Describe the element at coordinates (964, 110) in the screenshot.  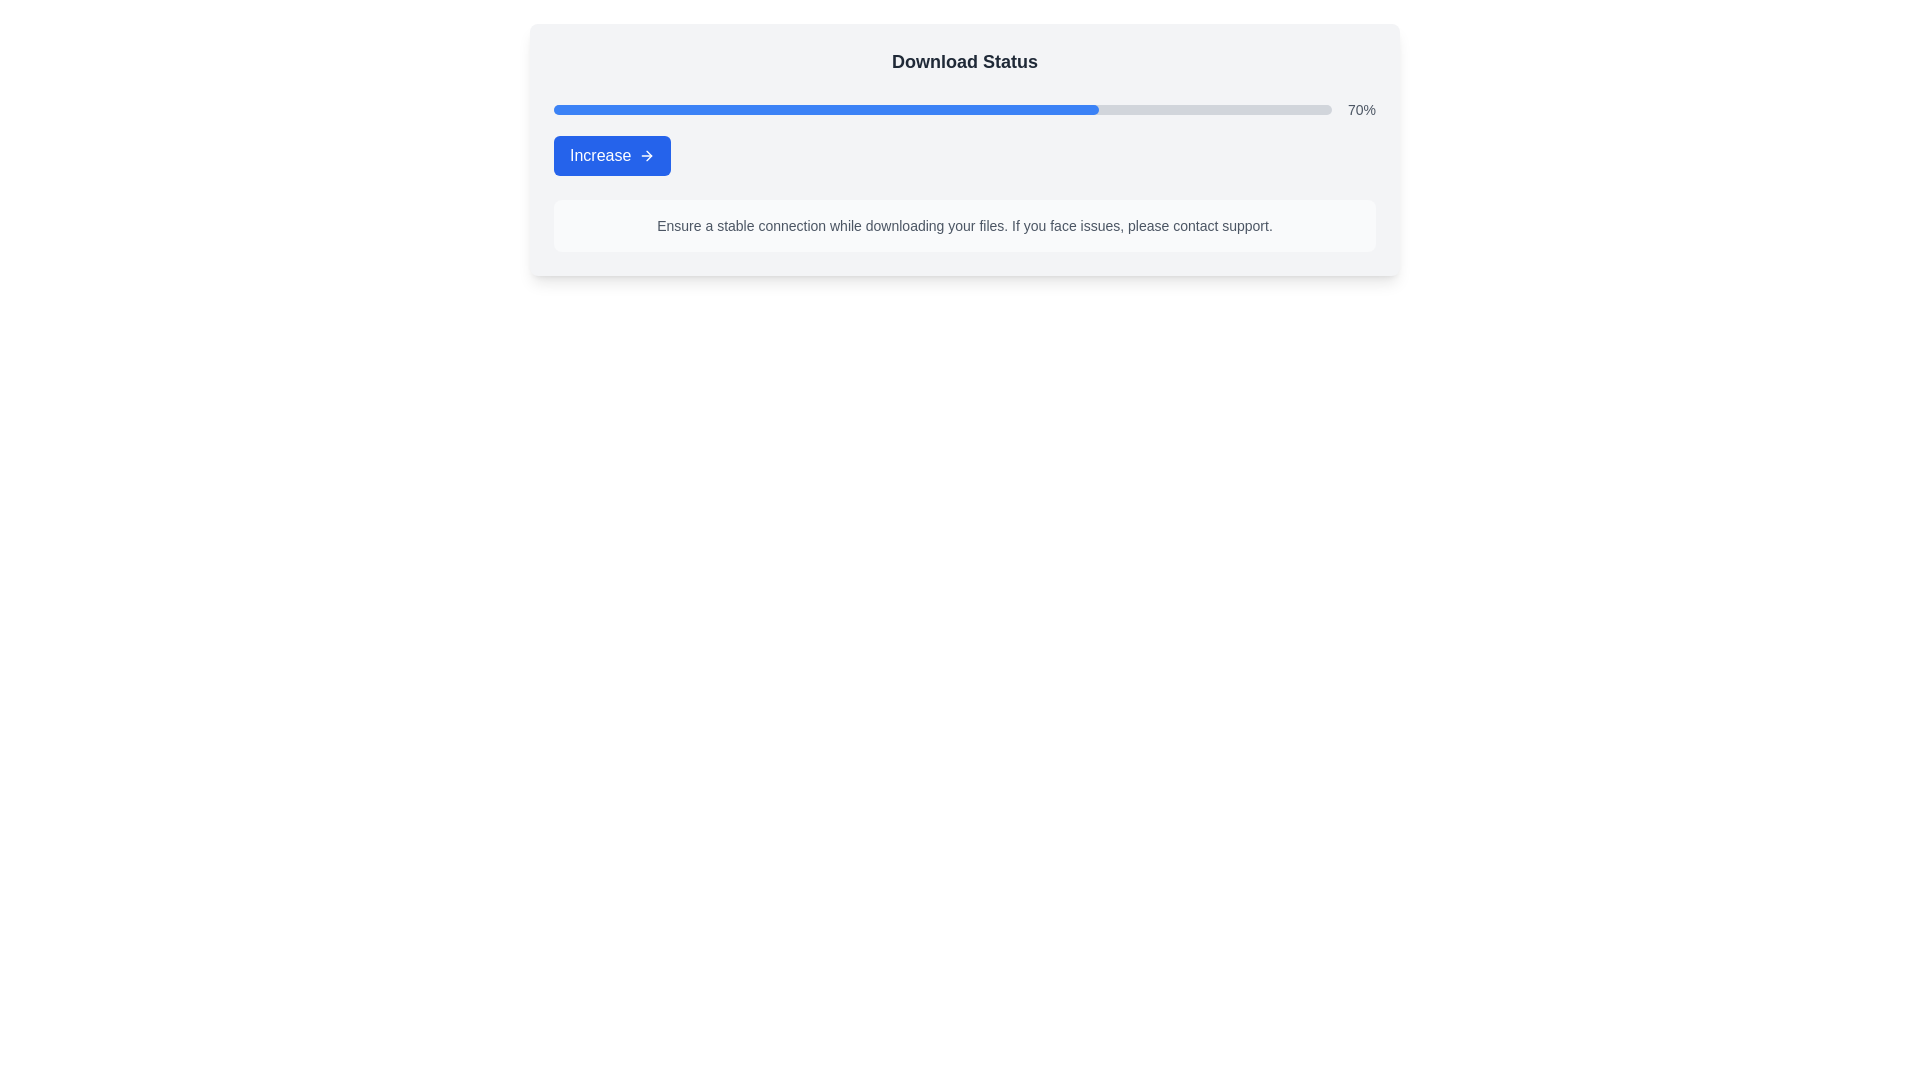
I see `the progress bar indicating 70% completion to observe details` at that location.